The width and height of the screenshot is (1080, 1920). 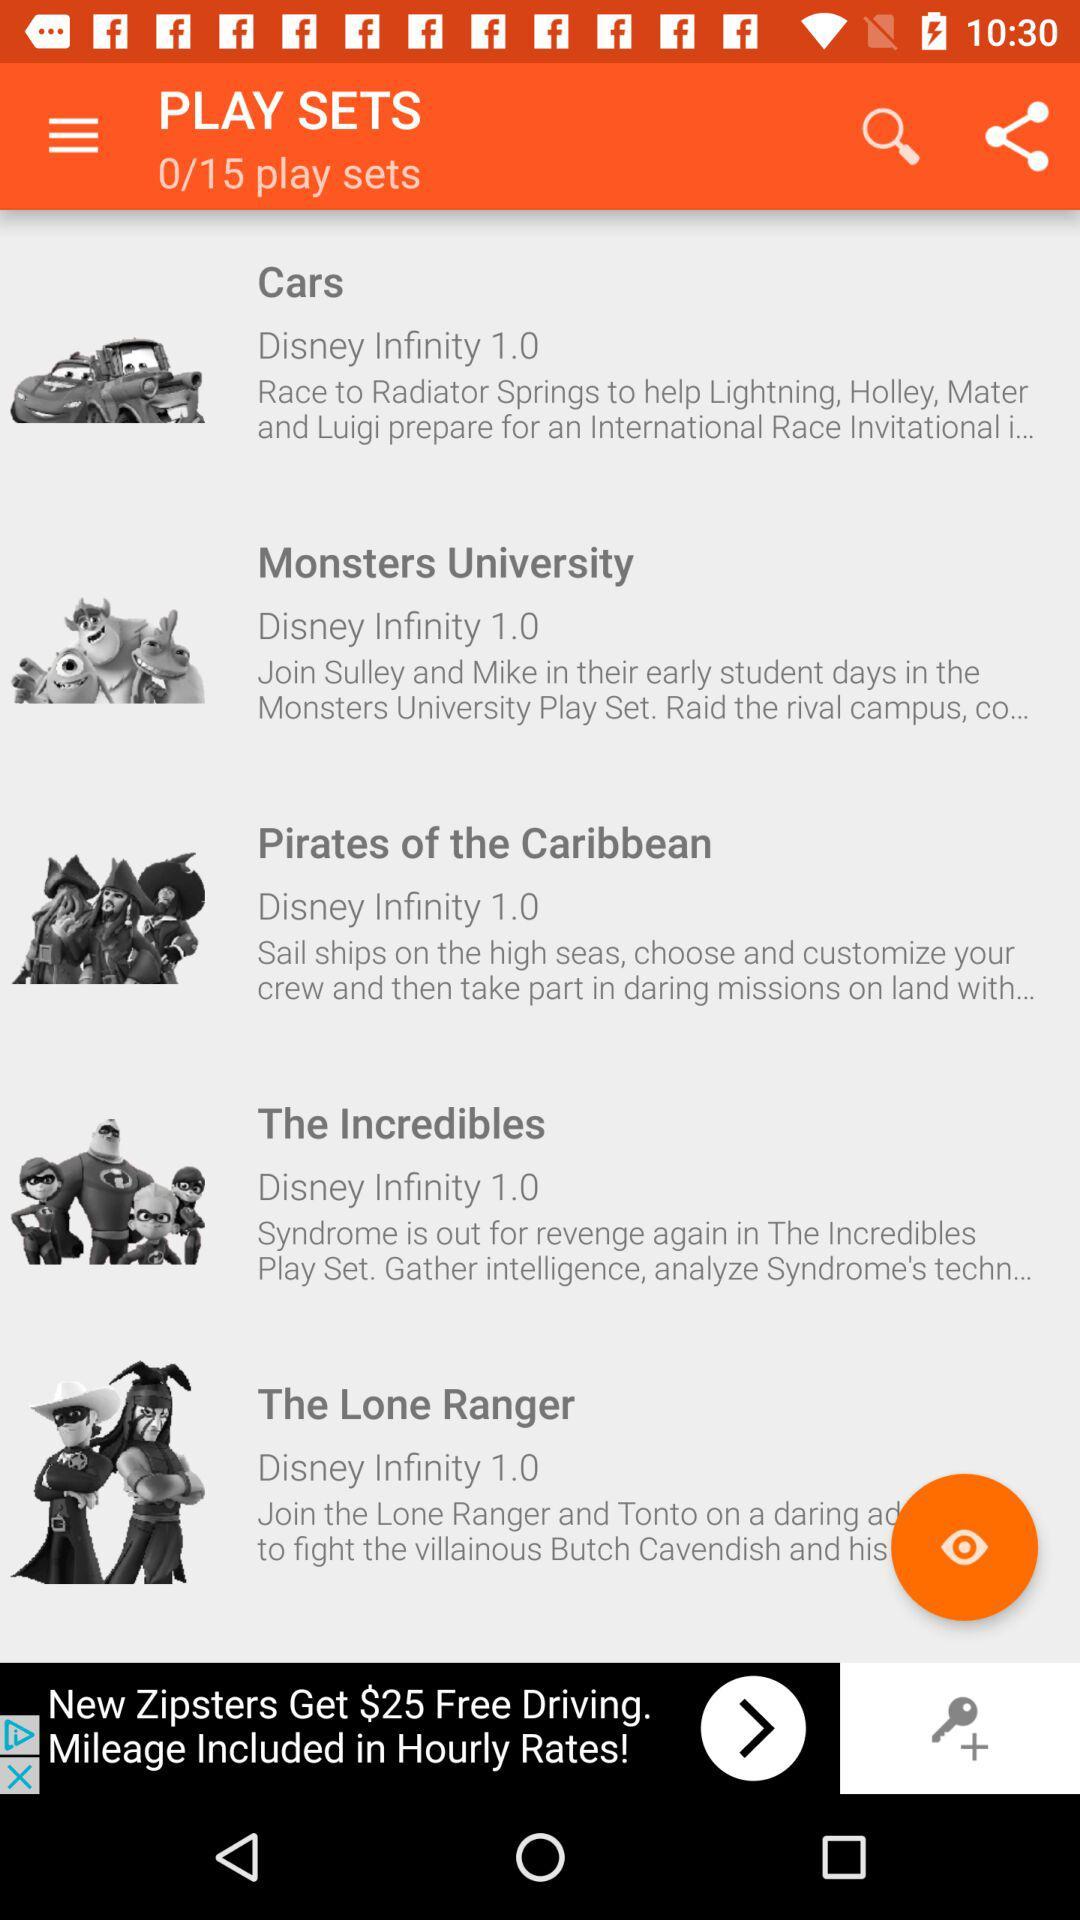 What do you see at coordinates (419, 1727) in the screenshot?
I see `open advertisement` at bounding box center [419, 1727].